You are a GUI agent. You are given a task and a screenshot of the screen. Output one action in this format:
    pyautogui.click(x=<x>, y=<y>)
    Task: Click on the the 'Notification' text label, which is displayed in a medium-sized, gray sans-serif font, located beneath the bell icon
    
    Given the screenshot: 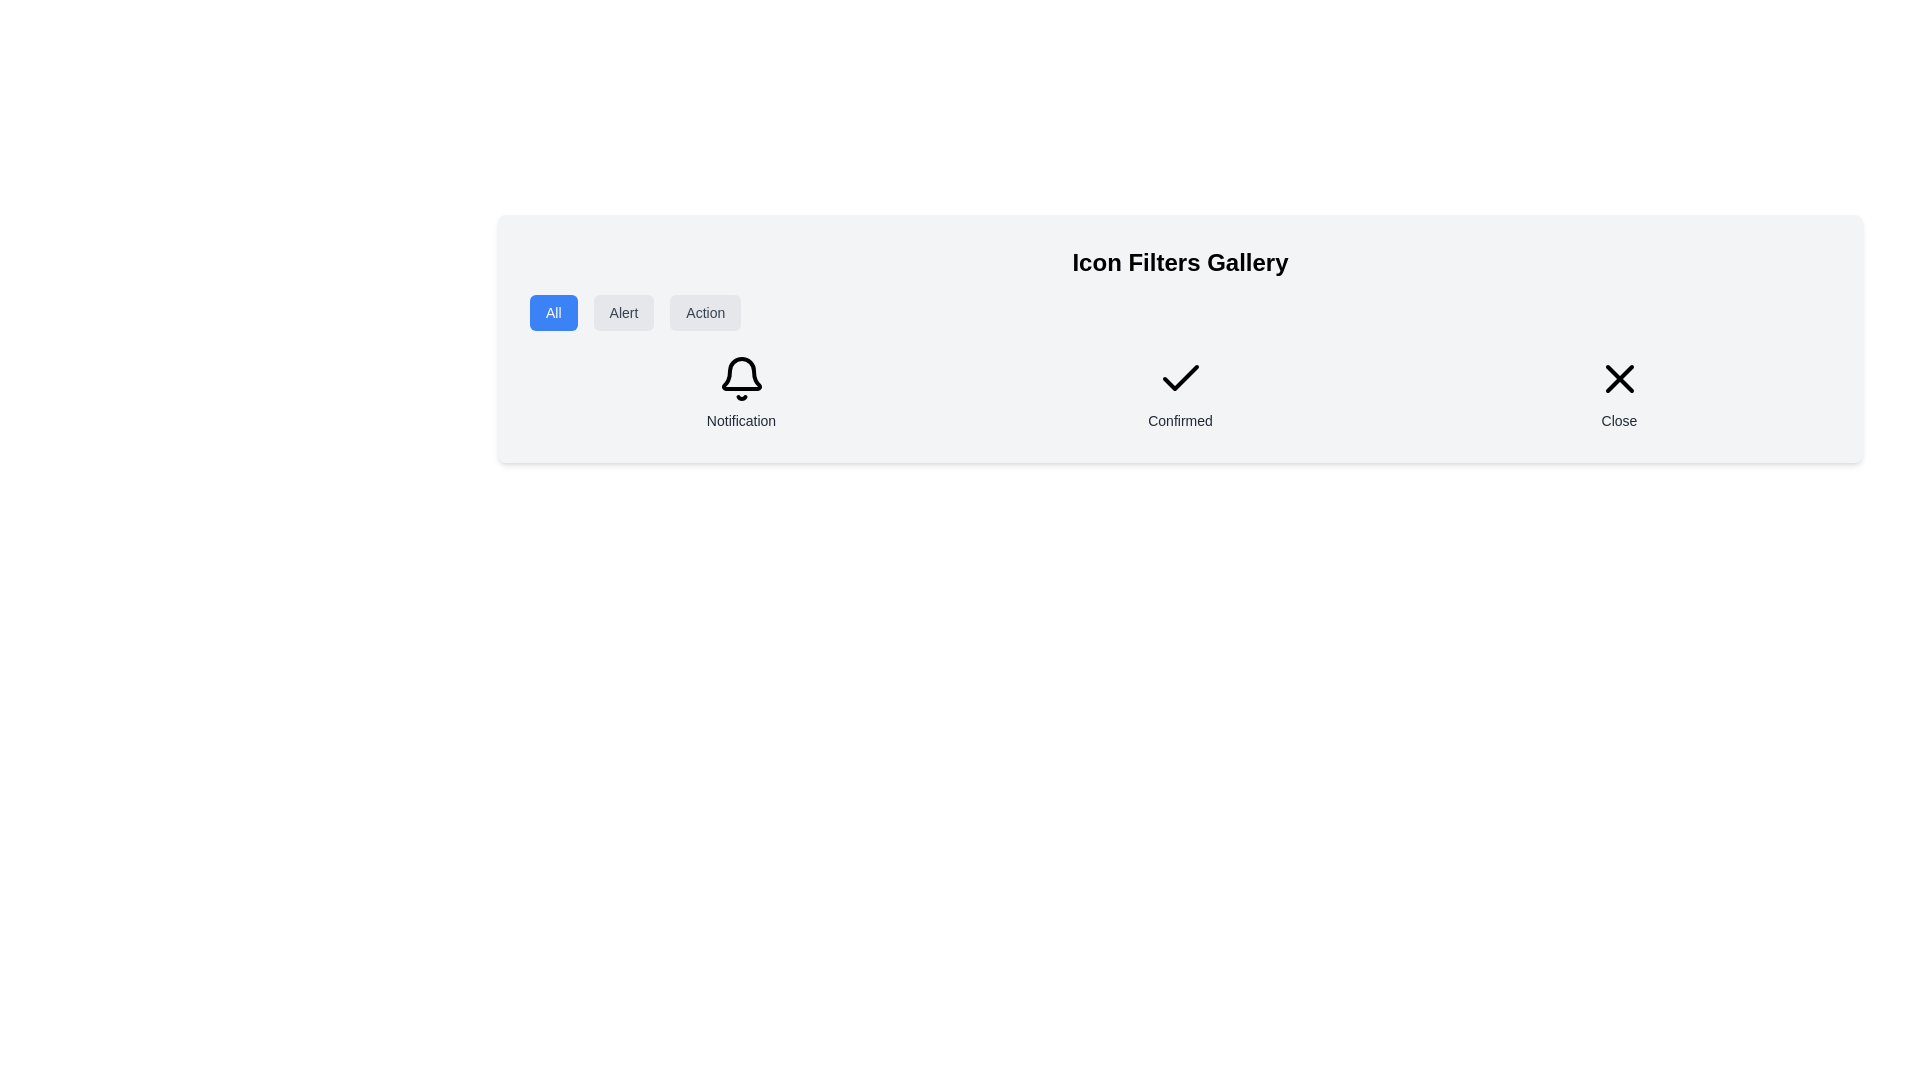 What is the action you would take?
    pyautogui.click(x=740, y=419)
    